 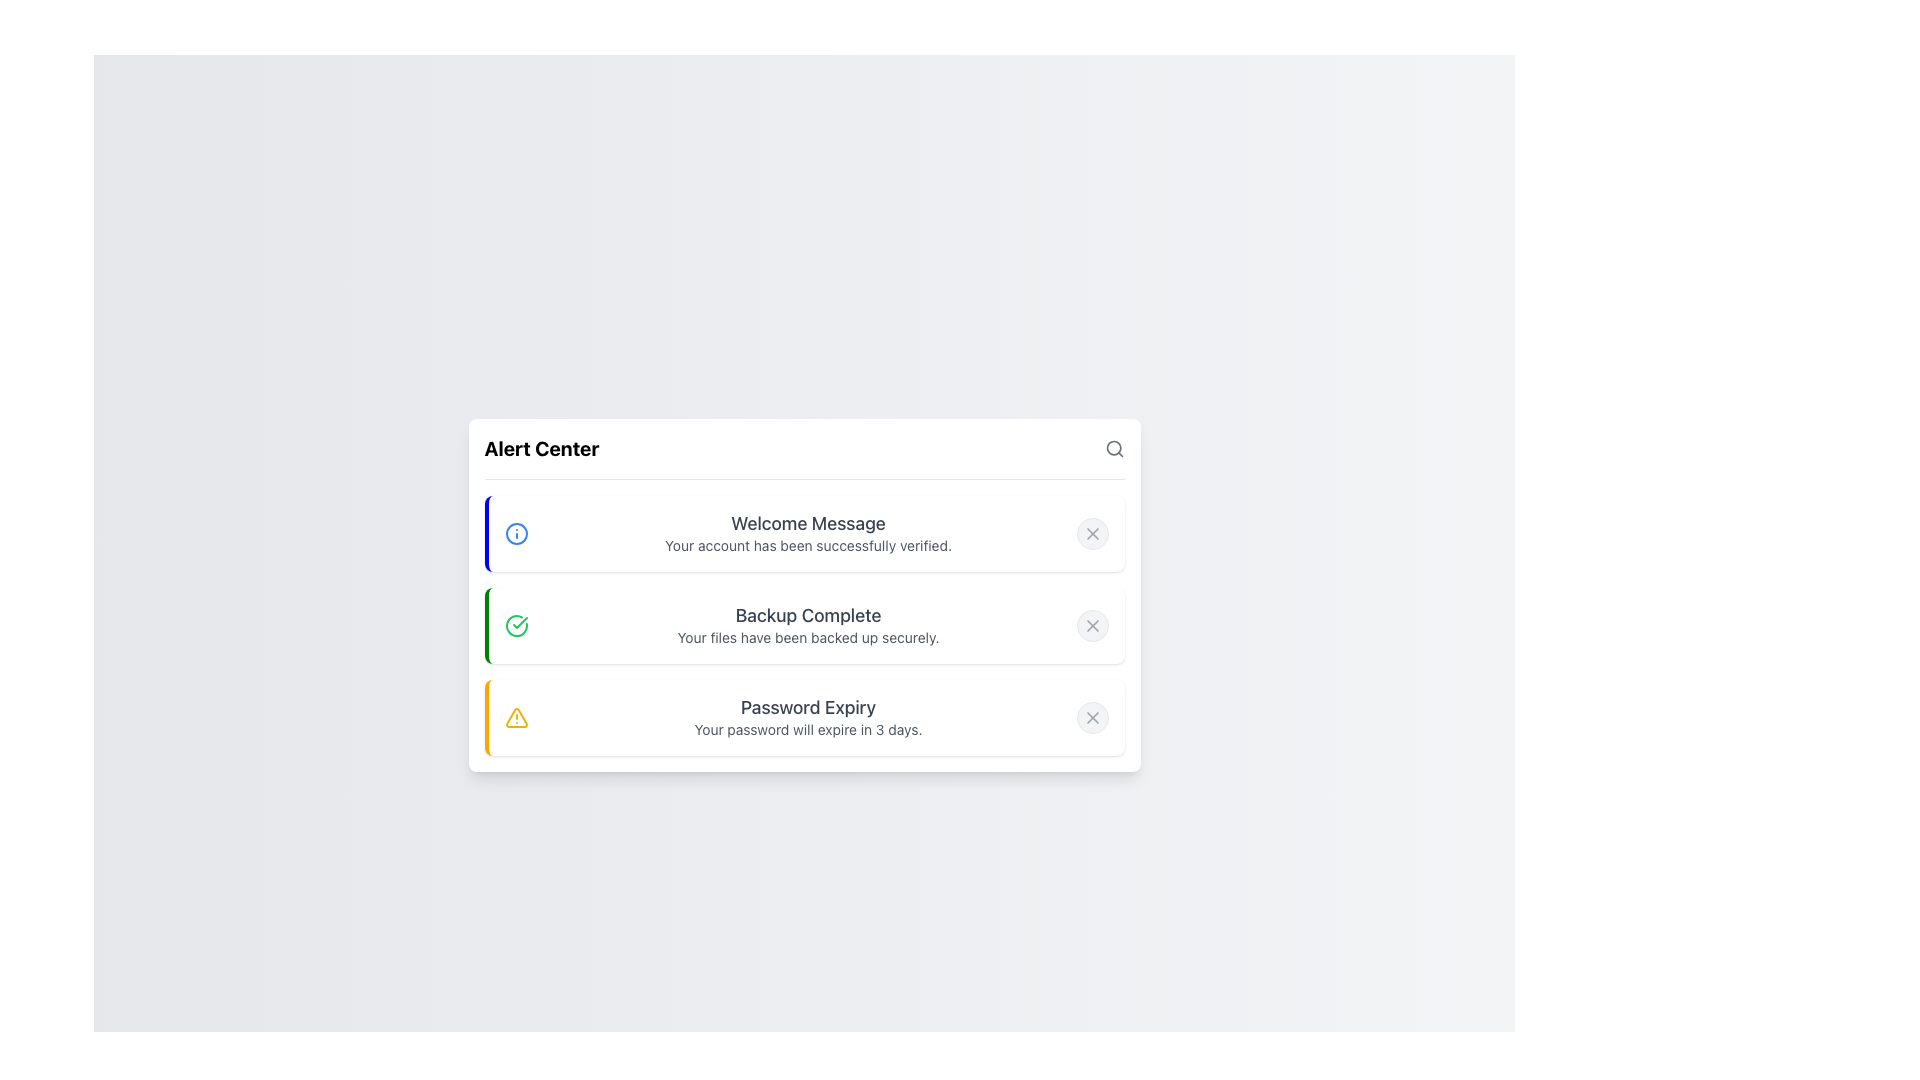 I want to click on the success icon located on the left-hand side of the 'Backup Complete' notification, which is part of the second entry in the list of alert items, so click(x=519, y=620).